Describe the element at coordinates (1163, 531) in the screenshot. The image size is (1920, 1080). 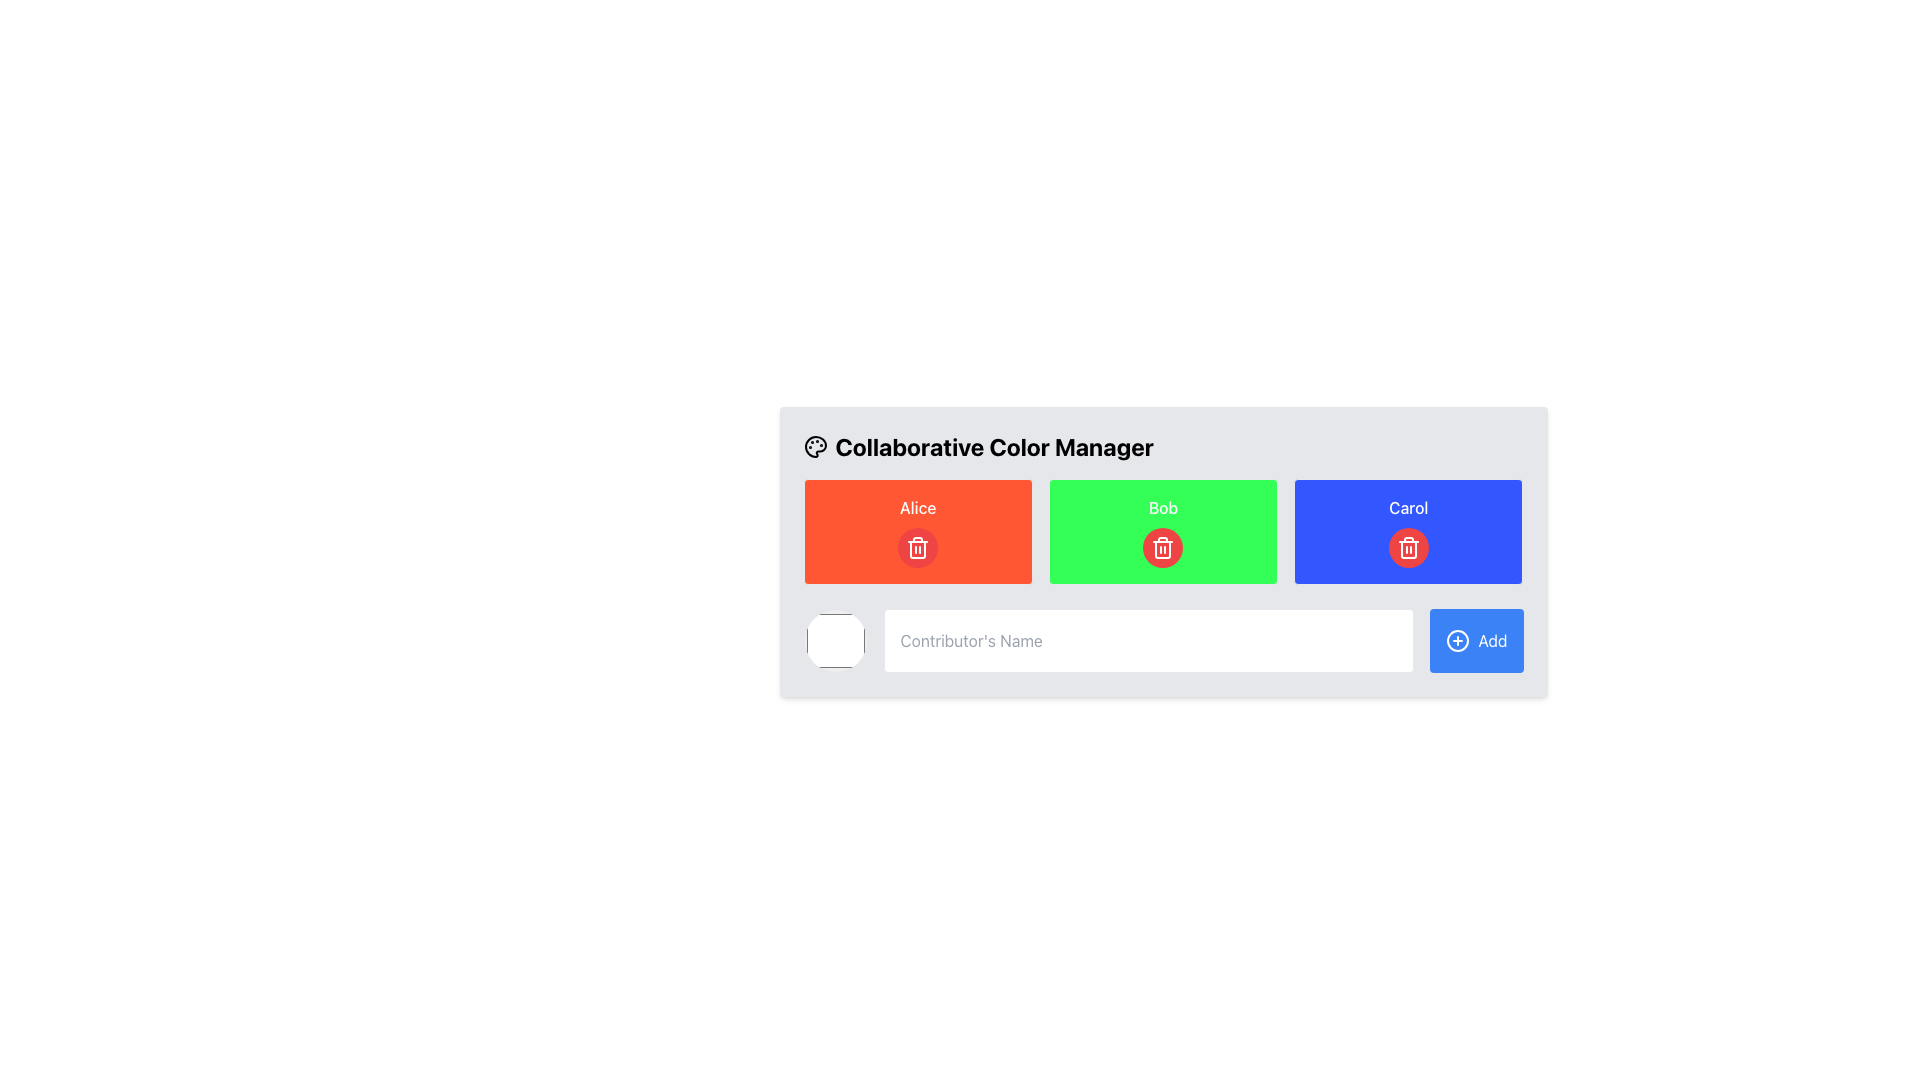
I see `the red delete button within the contributor block for 'Bob'` at that location.